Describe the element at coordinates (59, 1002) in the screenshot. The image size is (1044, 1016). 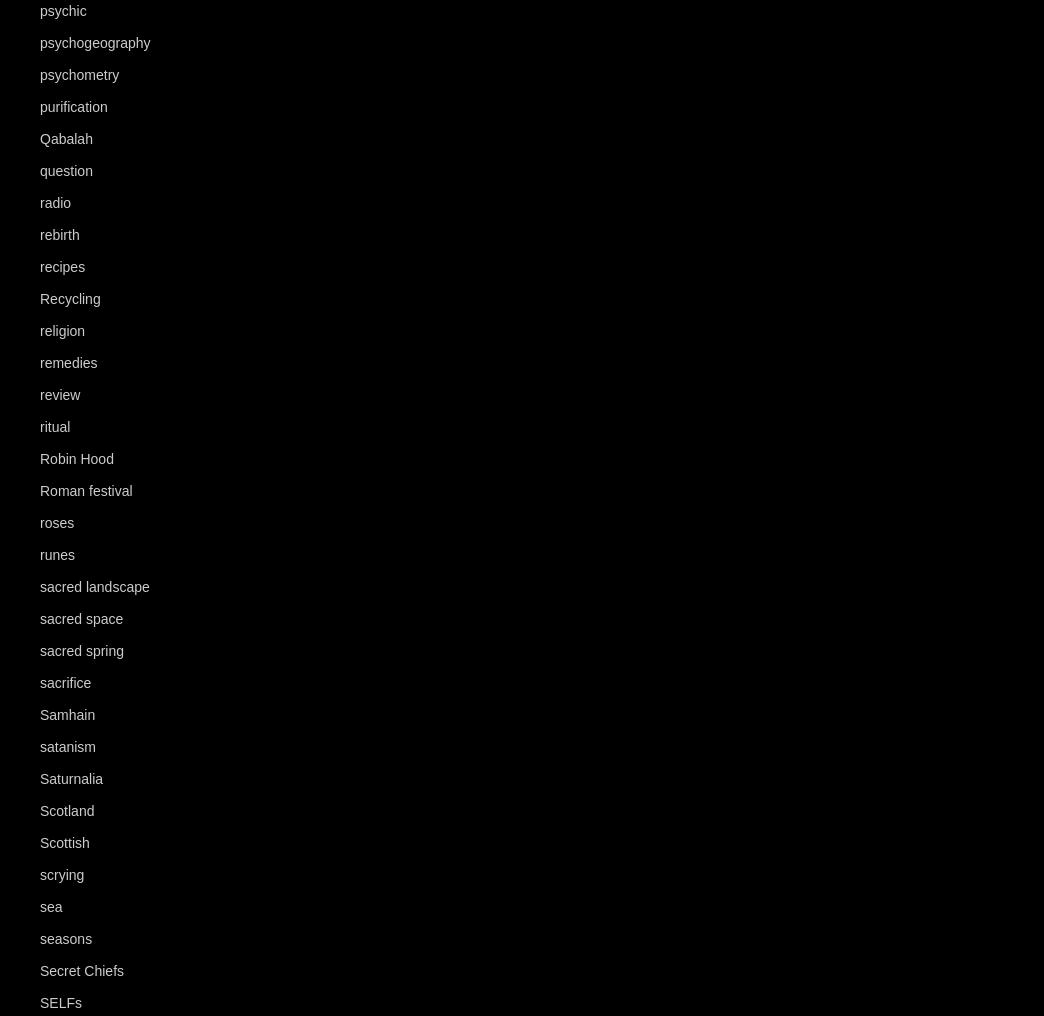
I see `'SELFs'` at that location.